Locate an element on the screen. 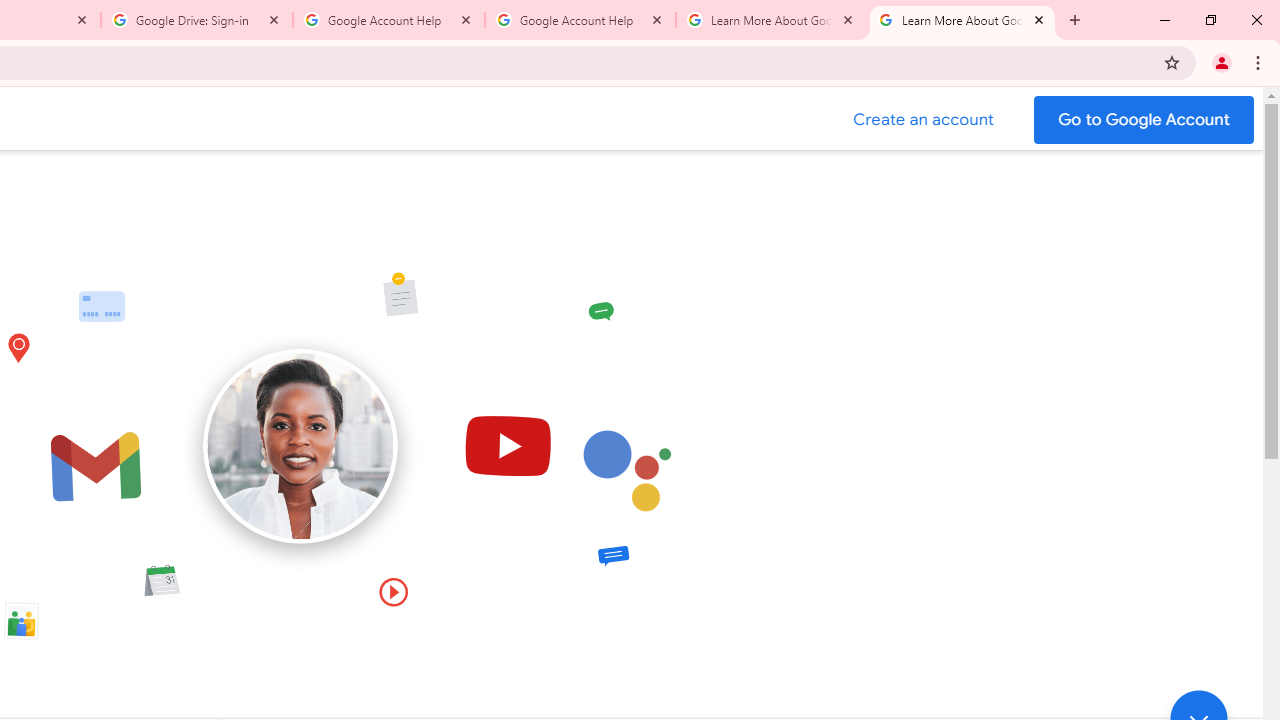 The width and height of the screenshot is (1280, 720). 'Go to your Google Account' is located at coordinates (1144, 119).